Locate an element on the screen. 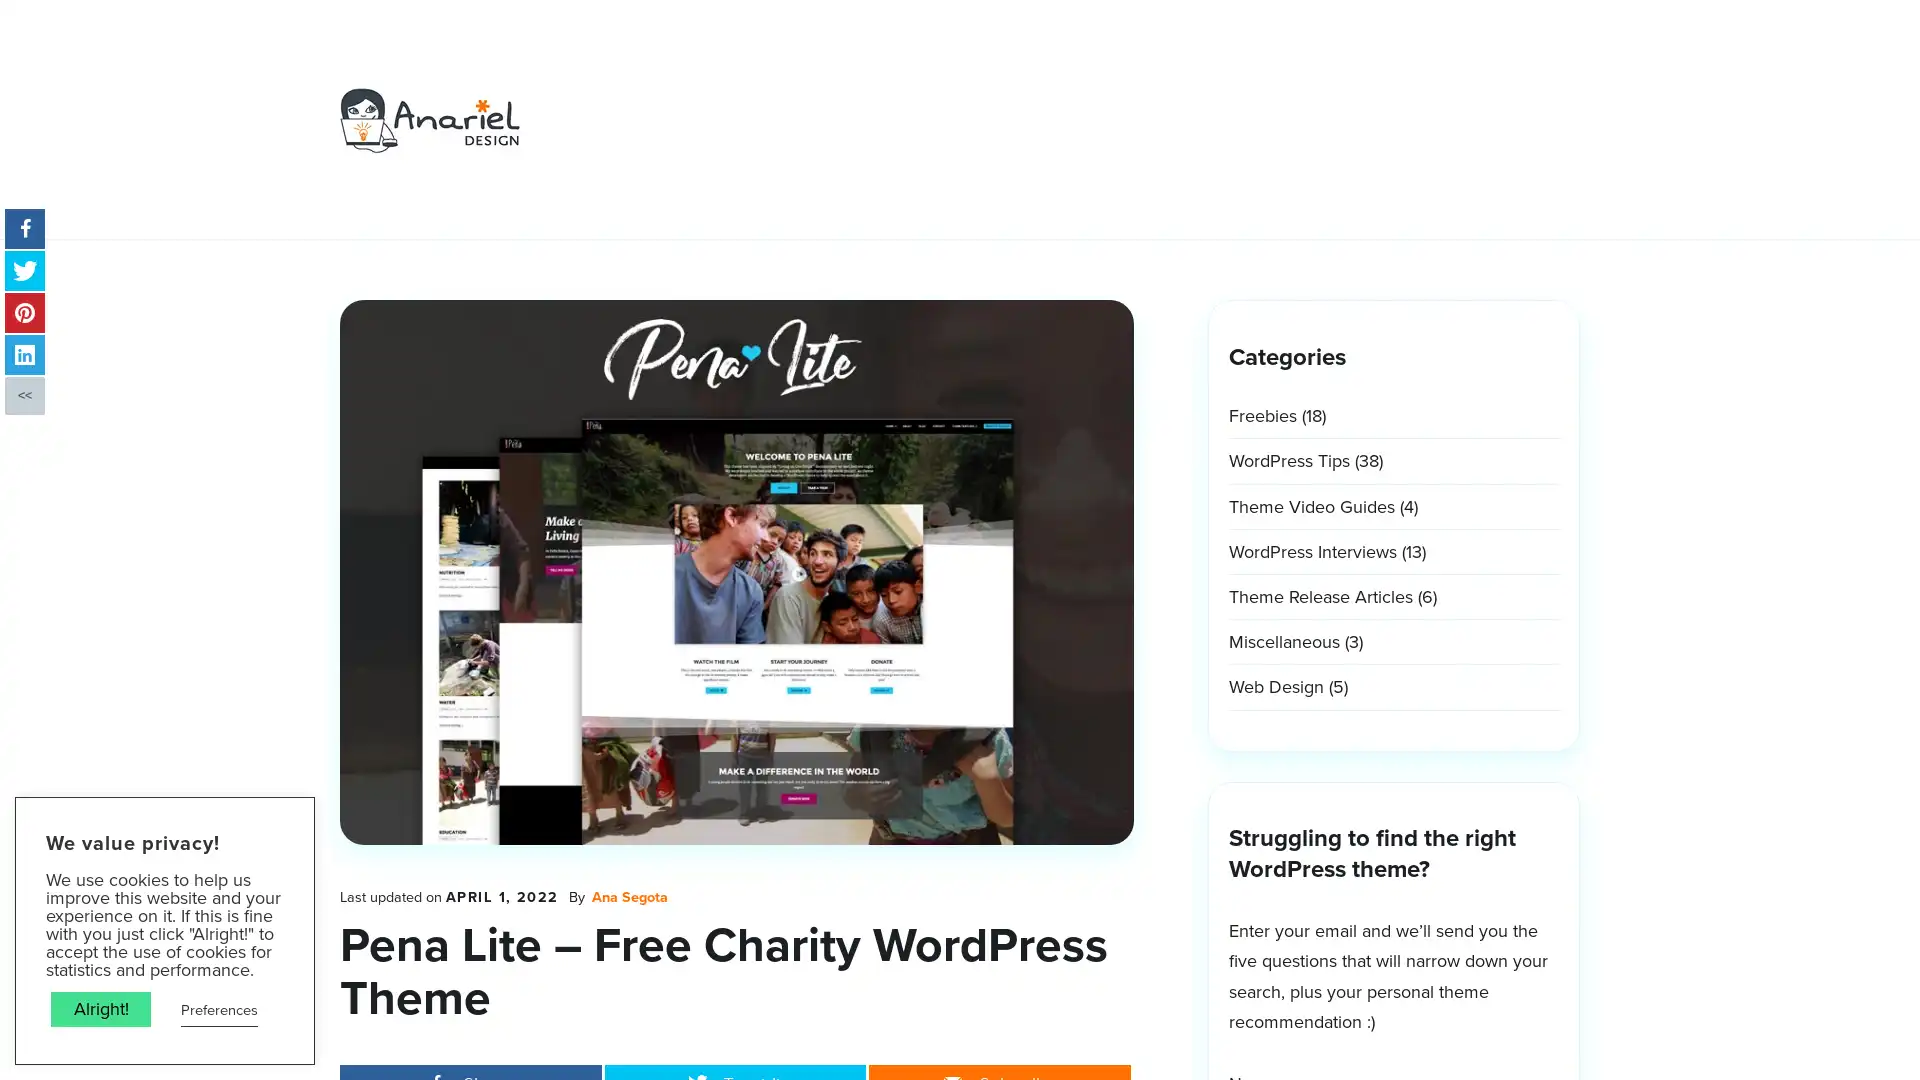  Open menu is located at coordinates (1219, 75).